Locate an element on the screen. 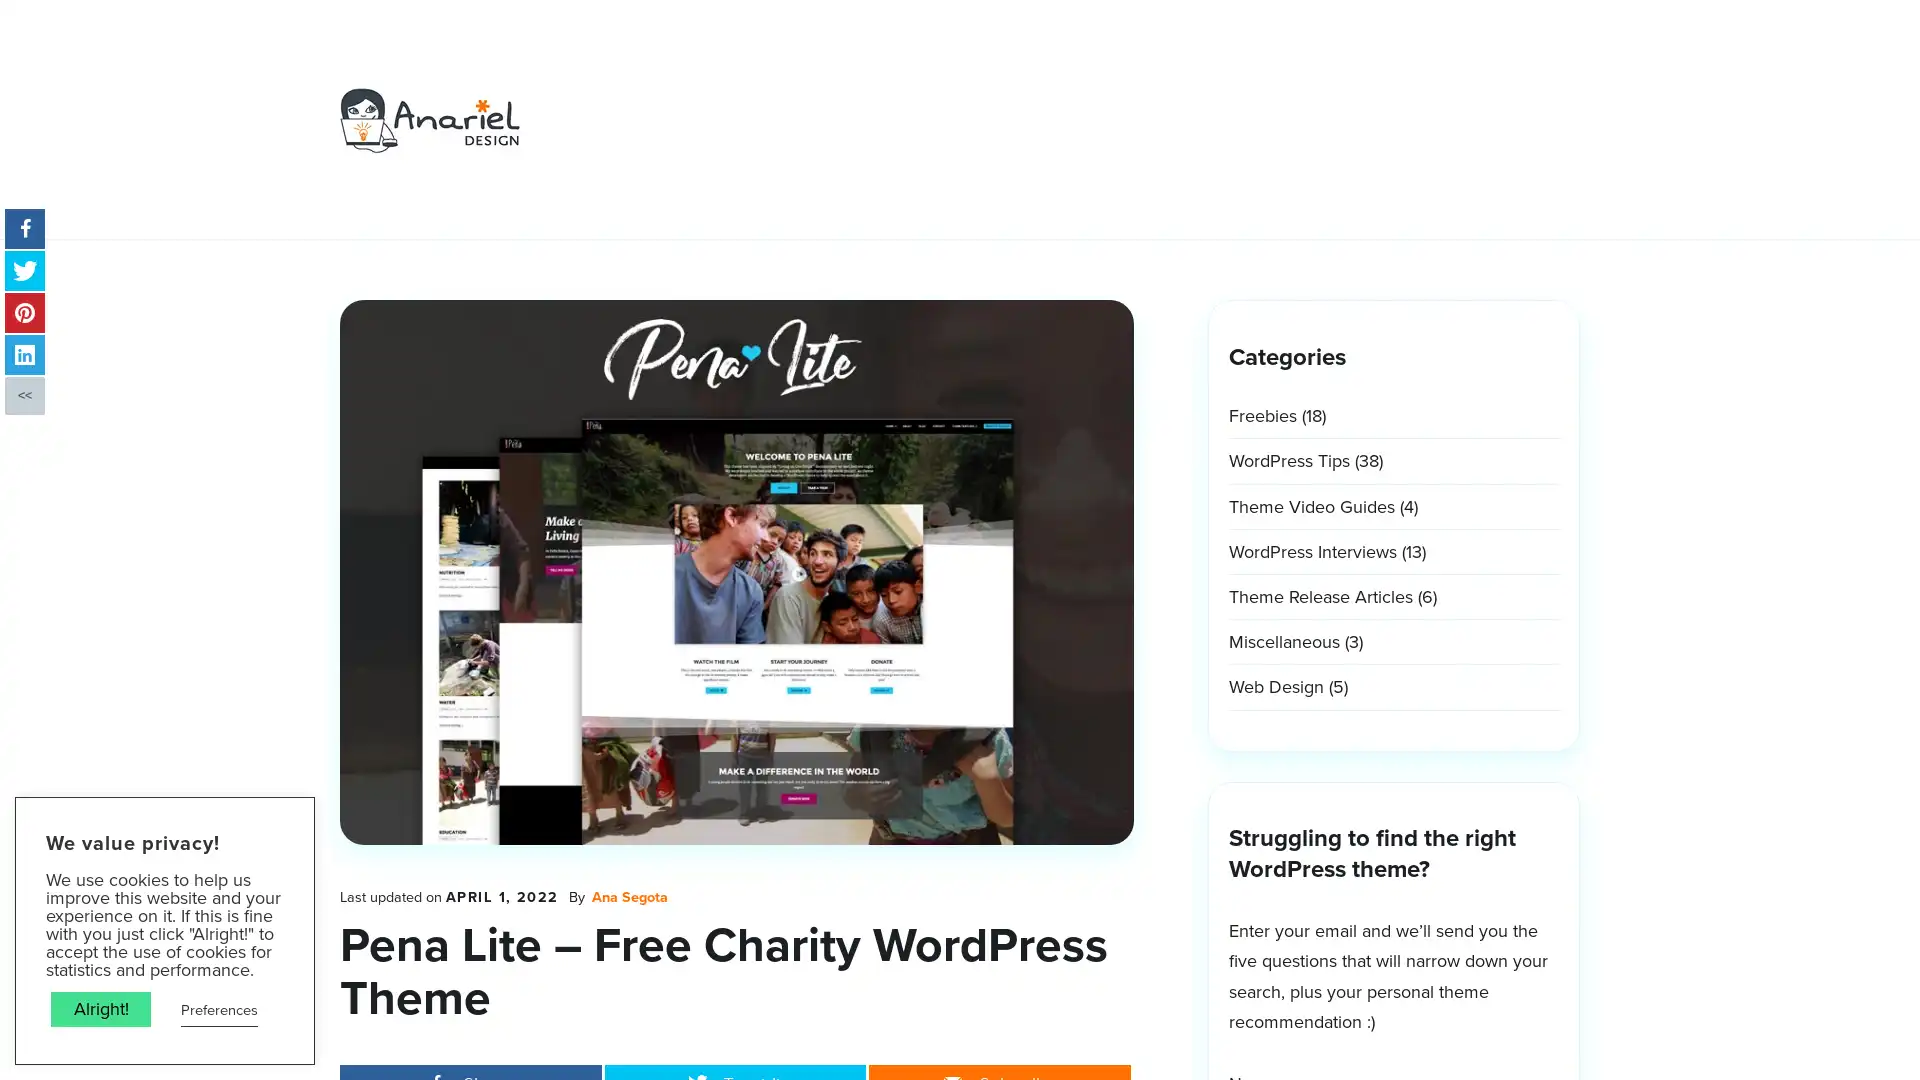  Open menu is located at coordinates (1219, 75).